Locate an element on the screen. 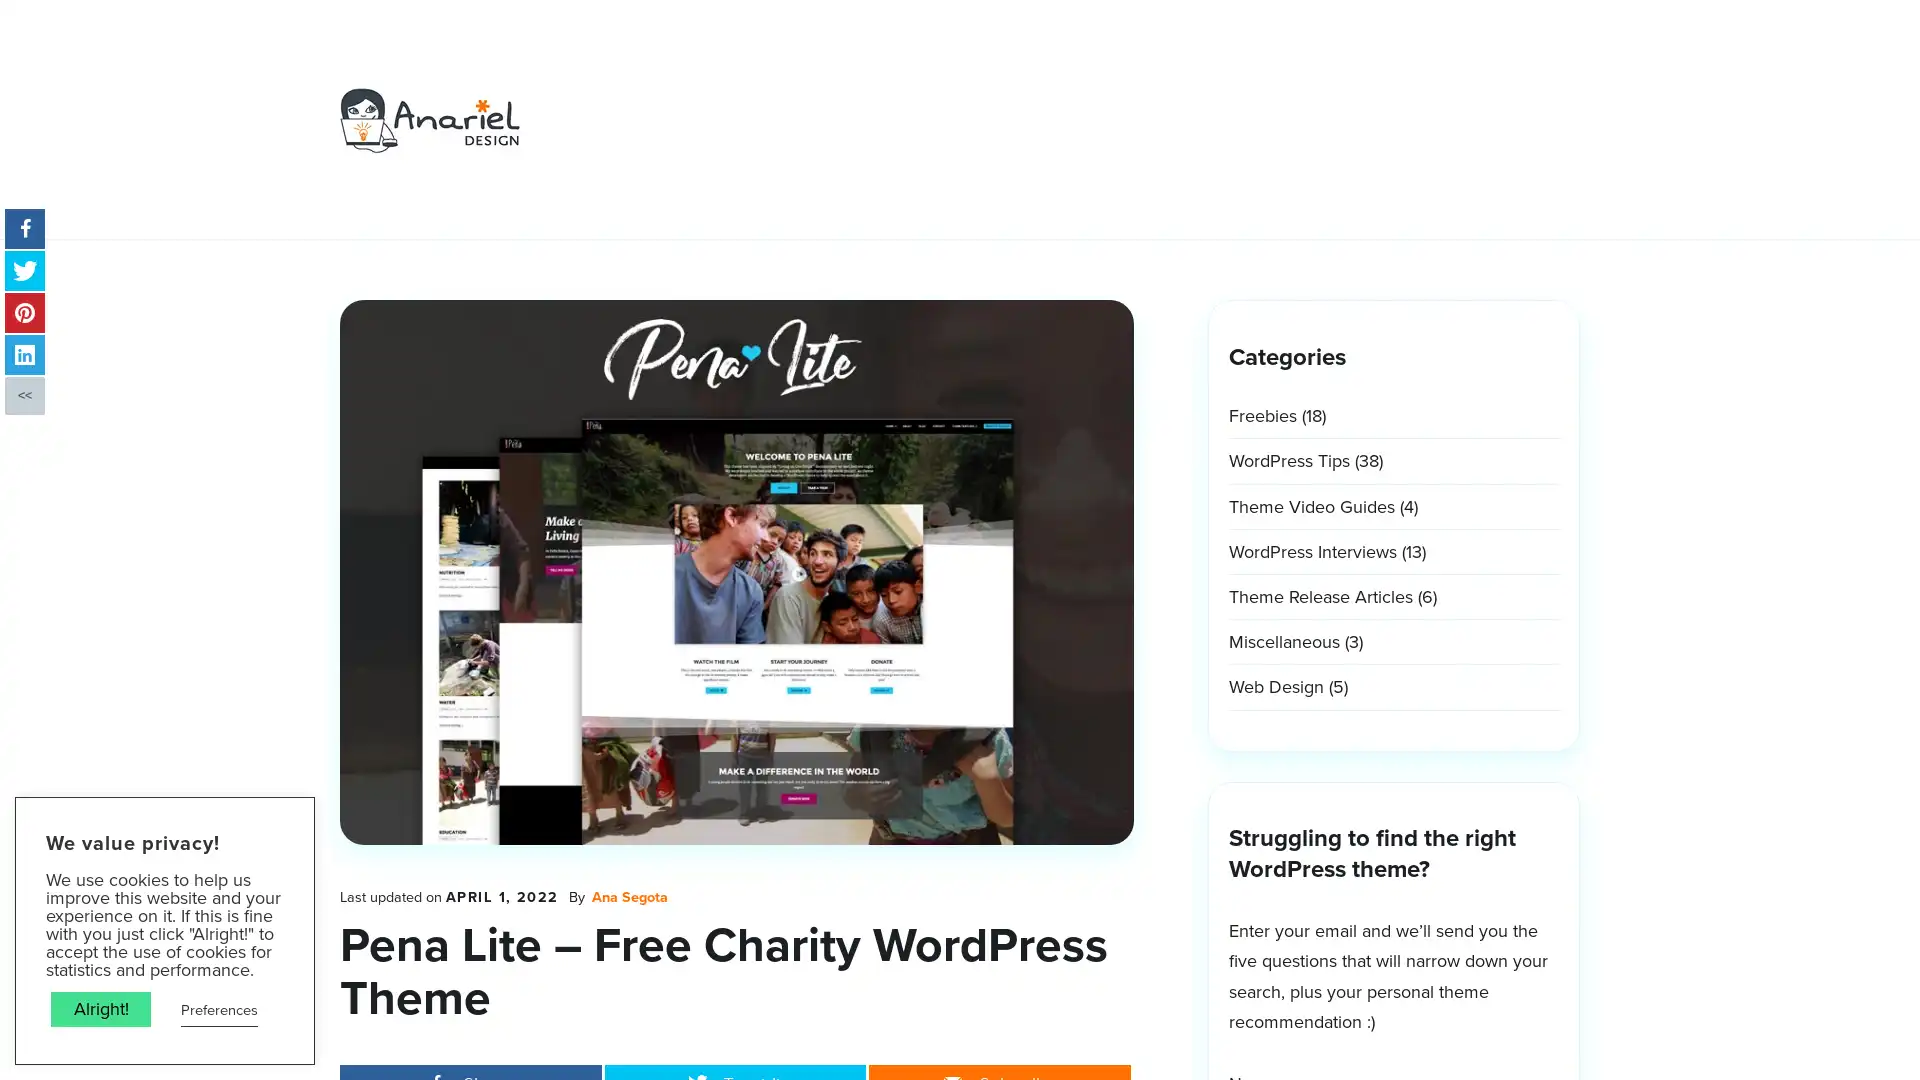  Open menu is located at coordinates (1219, 75).